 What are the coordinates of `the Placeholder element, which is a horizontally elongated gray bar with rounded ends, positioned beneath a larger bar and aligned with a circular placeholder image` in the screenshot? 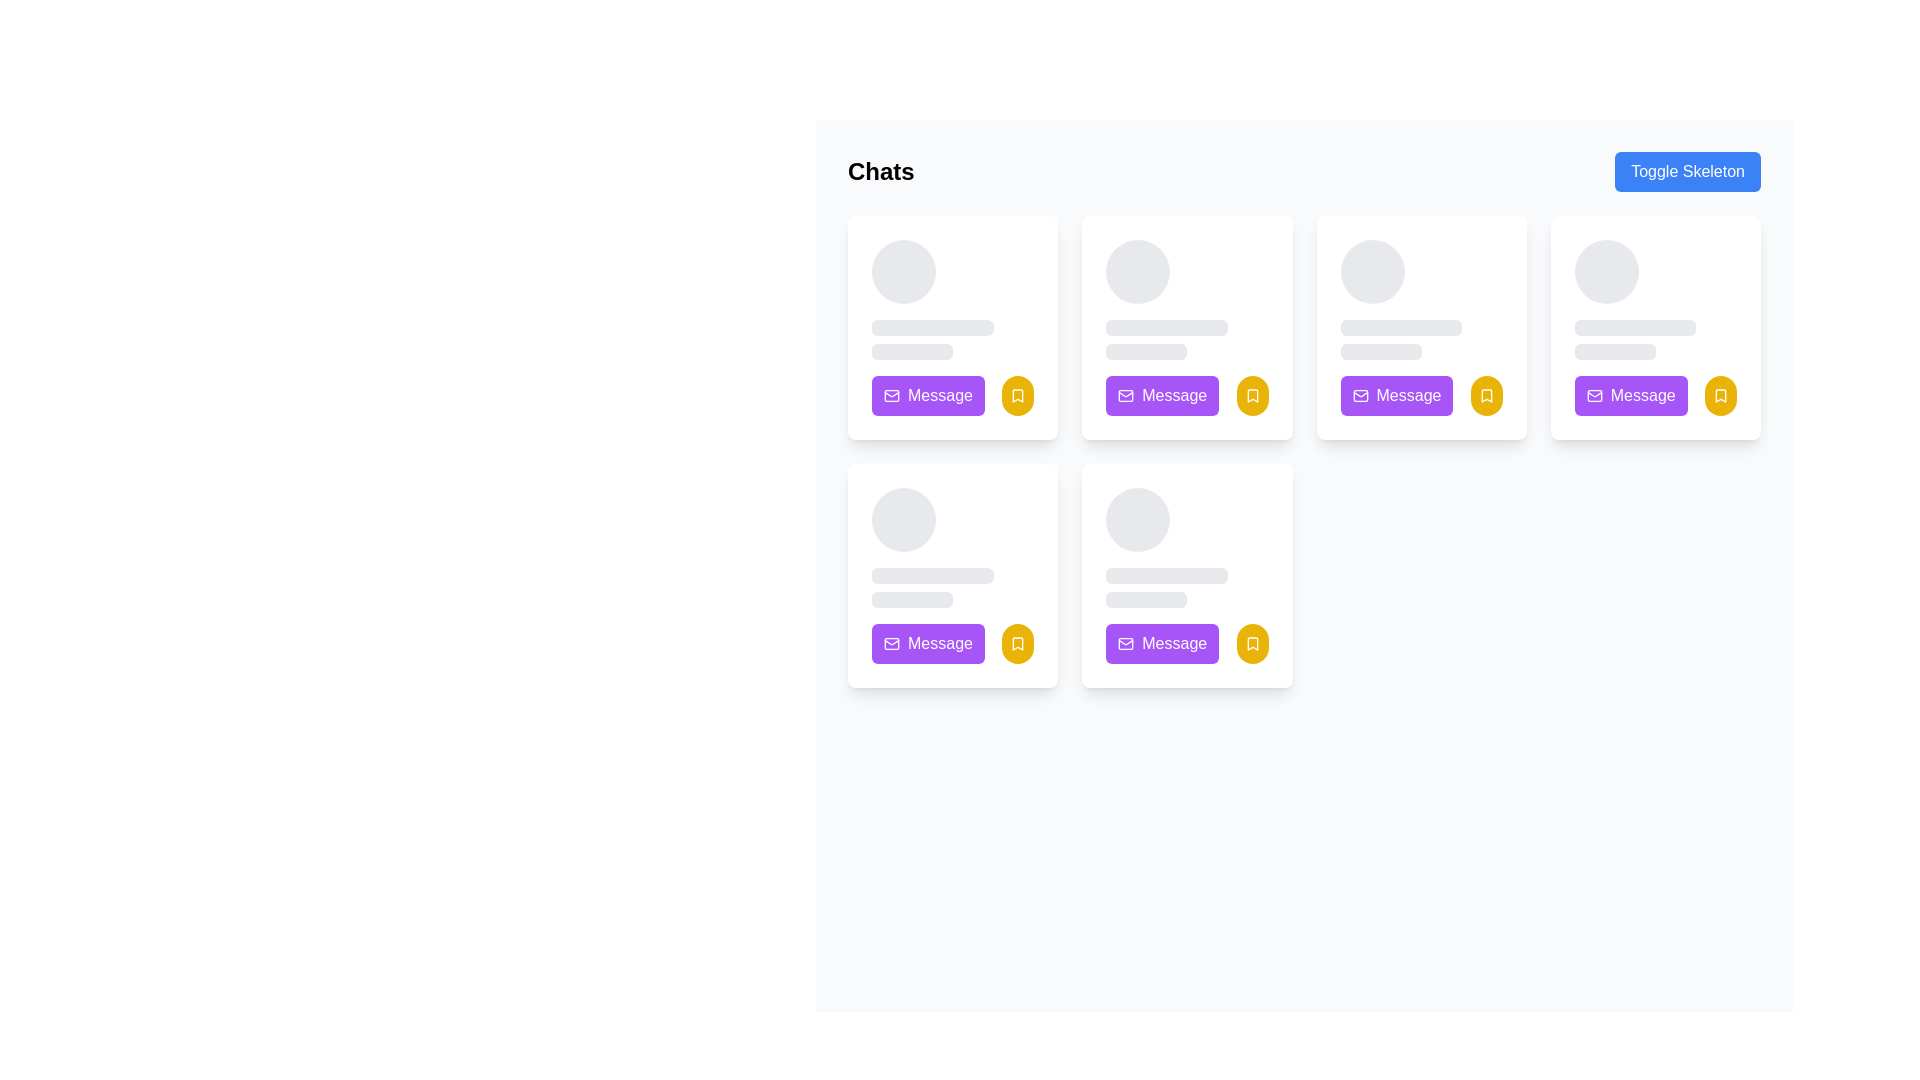 It's located at (911, 599).